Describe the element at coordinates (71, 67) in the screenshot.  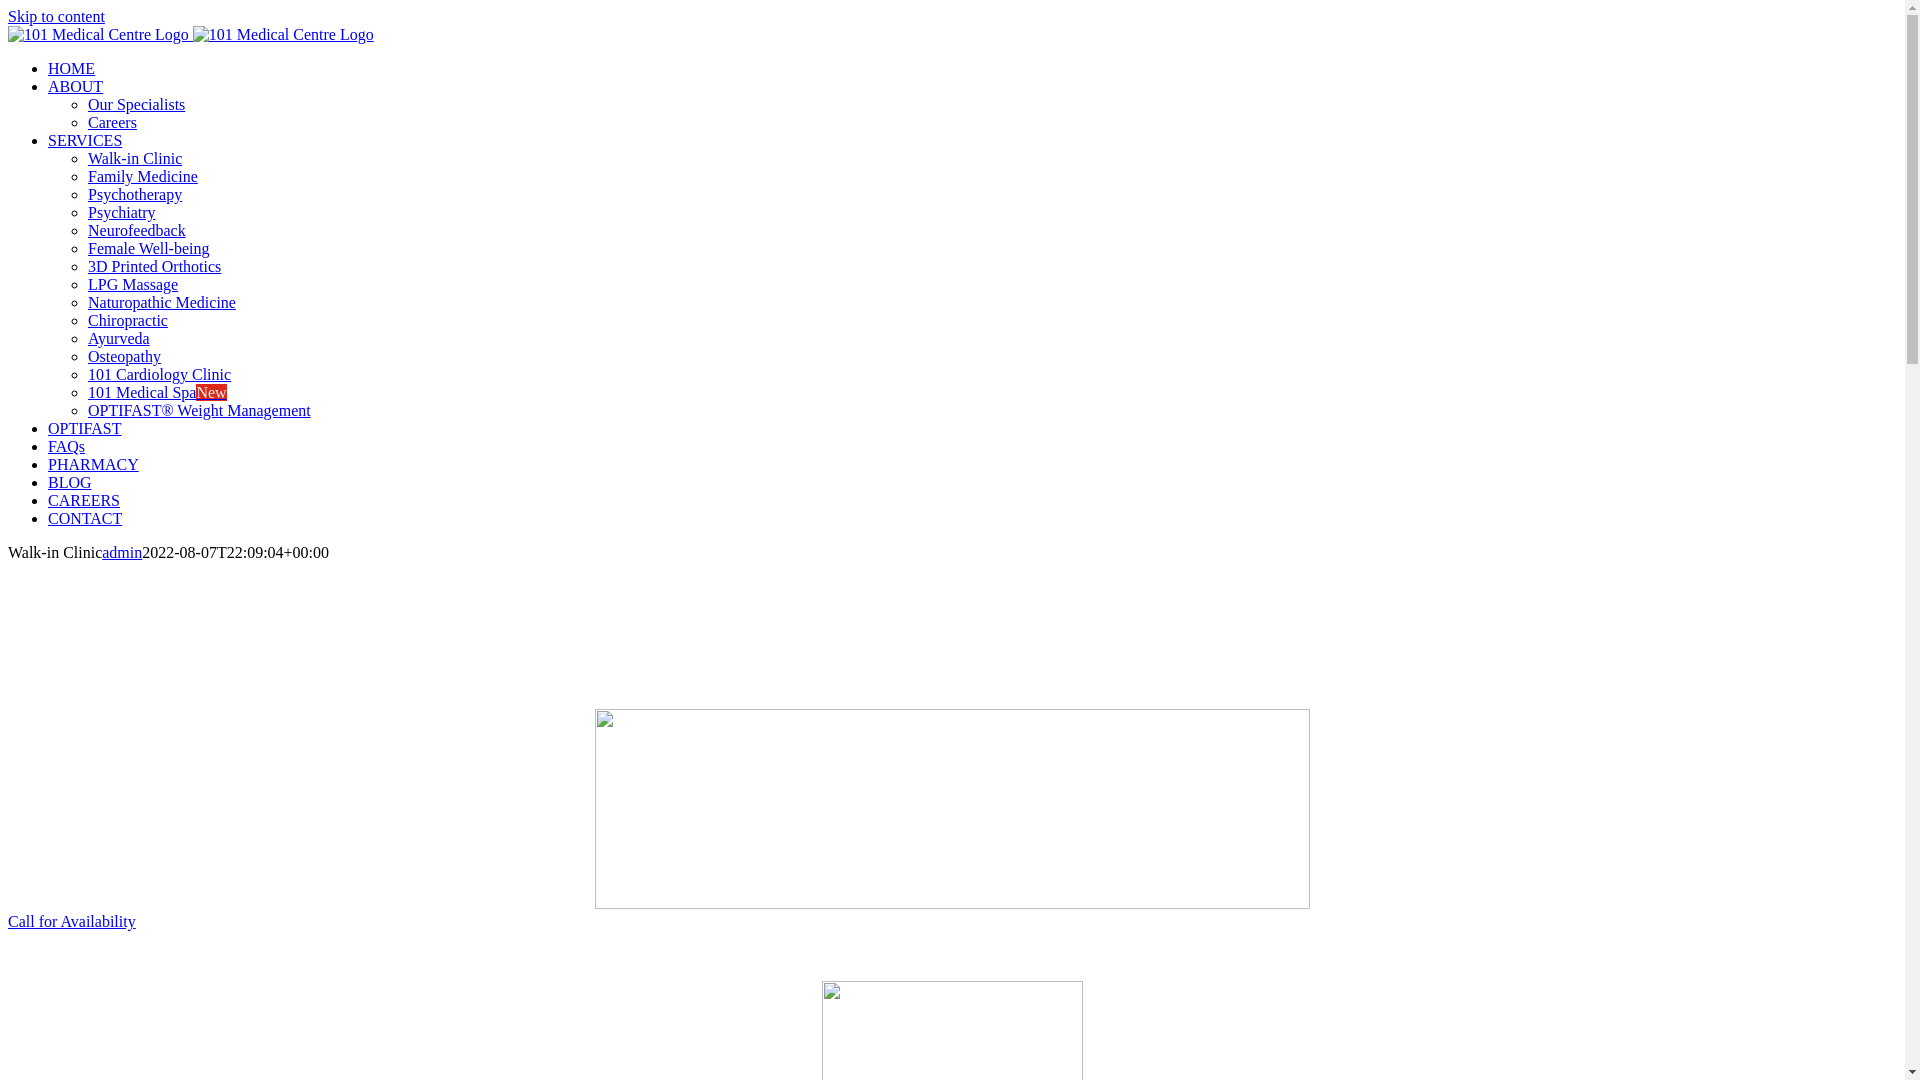
I see `'HOME'` at that location.